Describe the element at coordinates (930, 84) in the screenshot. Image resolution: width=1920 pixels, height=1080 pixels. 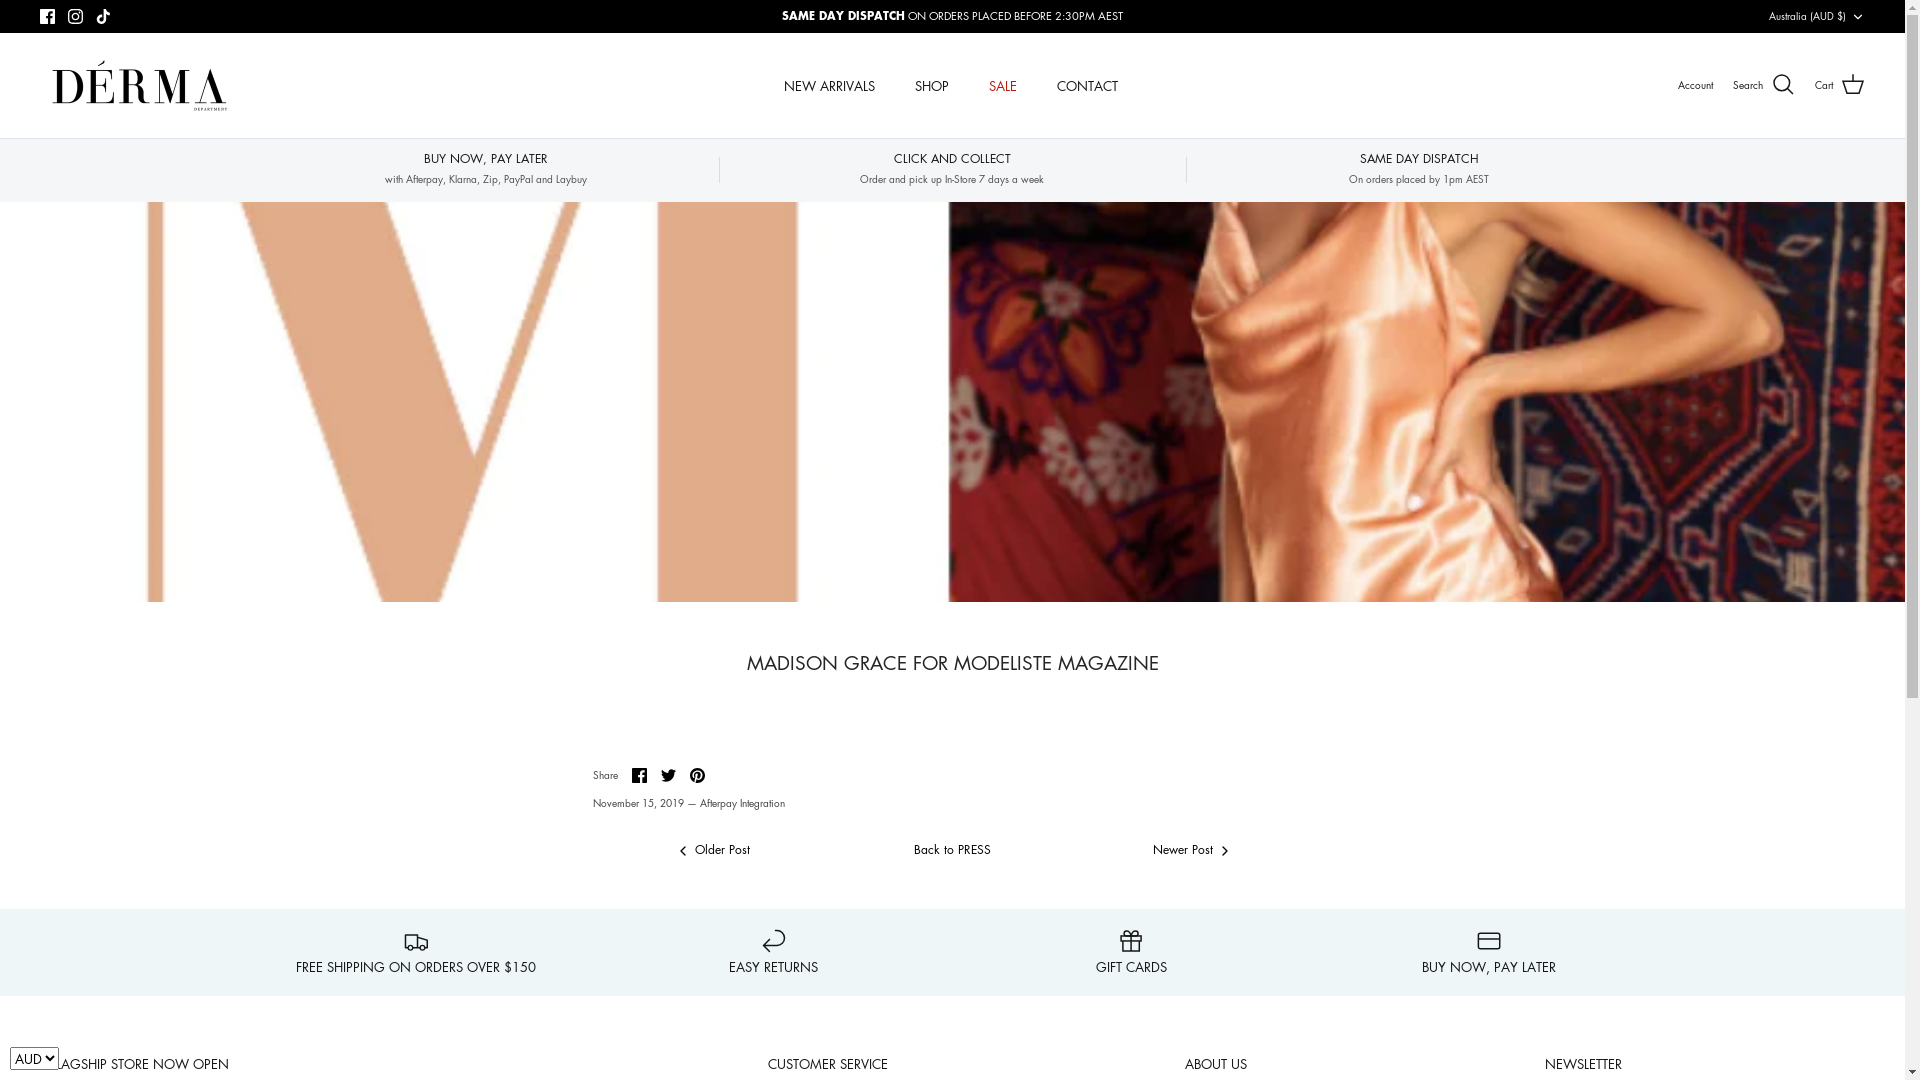
I see `'SHOP'` at that location.